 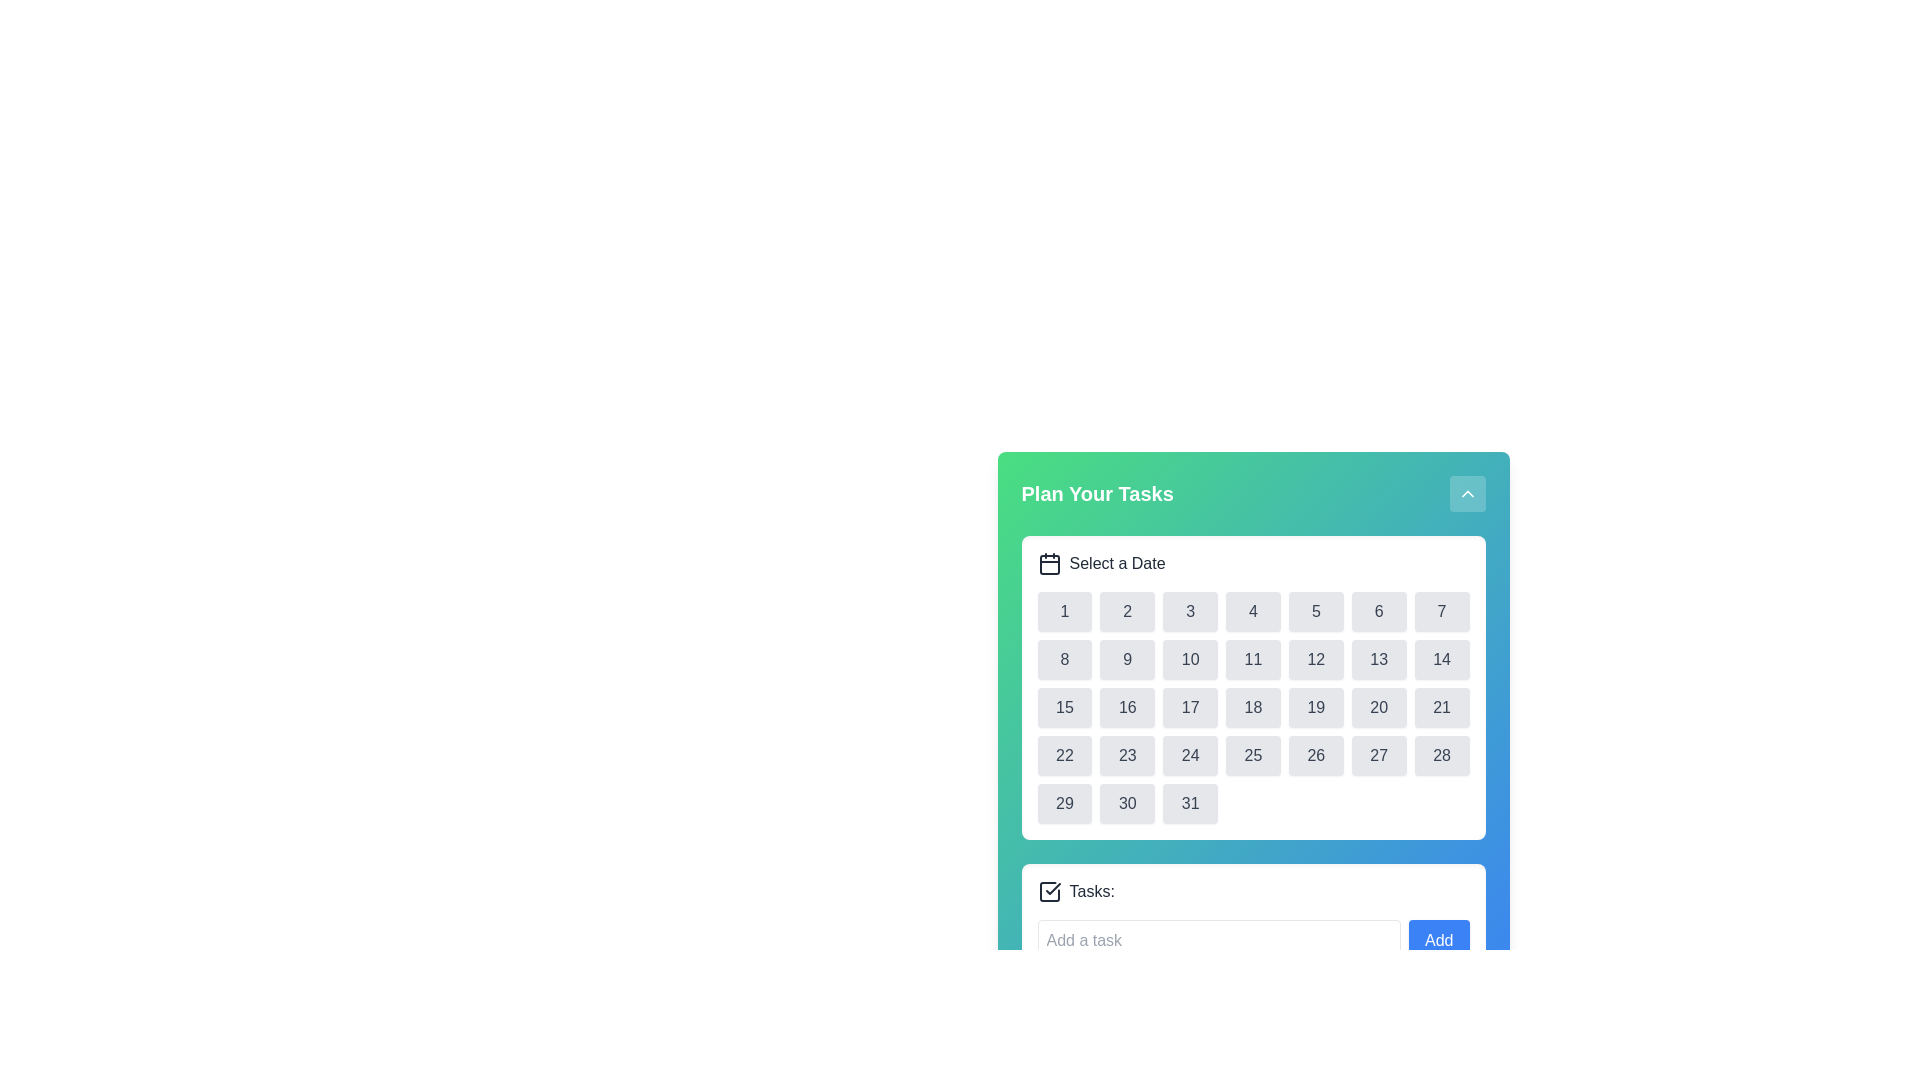 I want to click on the button representing the day '10' in the calendar, so click(x=1190, y=659).